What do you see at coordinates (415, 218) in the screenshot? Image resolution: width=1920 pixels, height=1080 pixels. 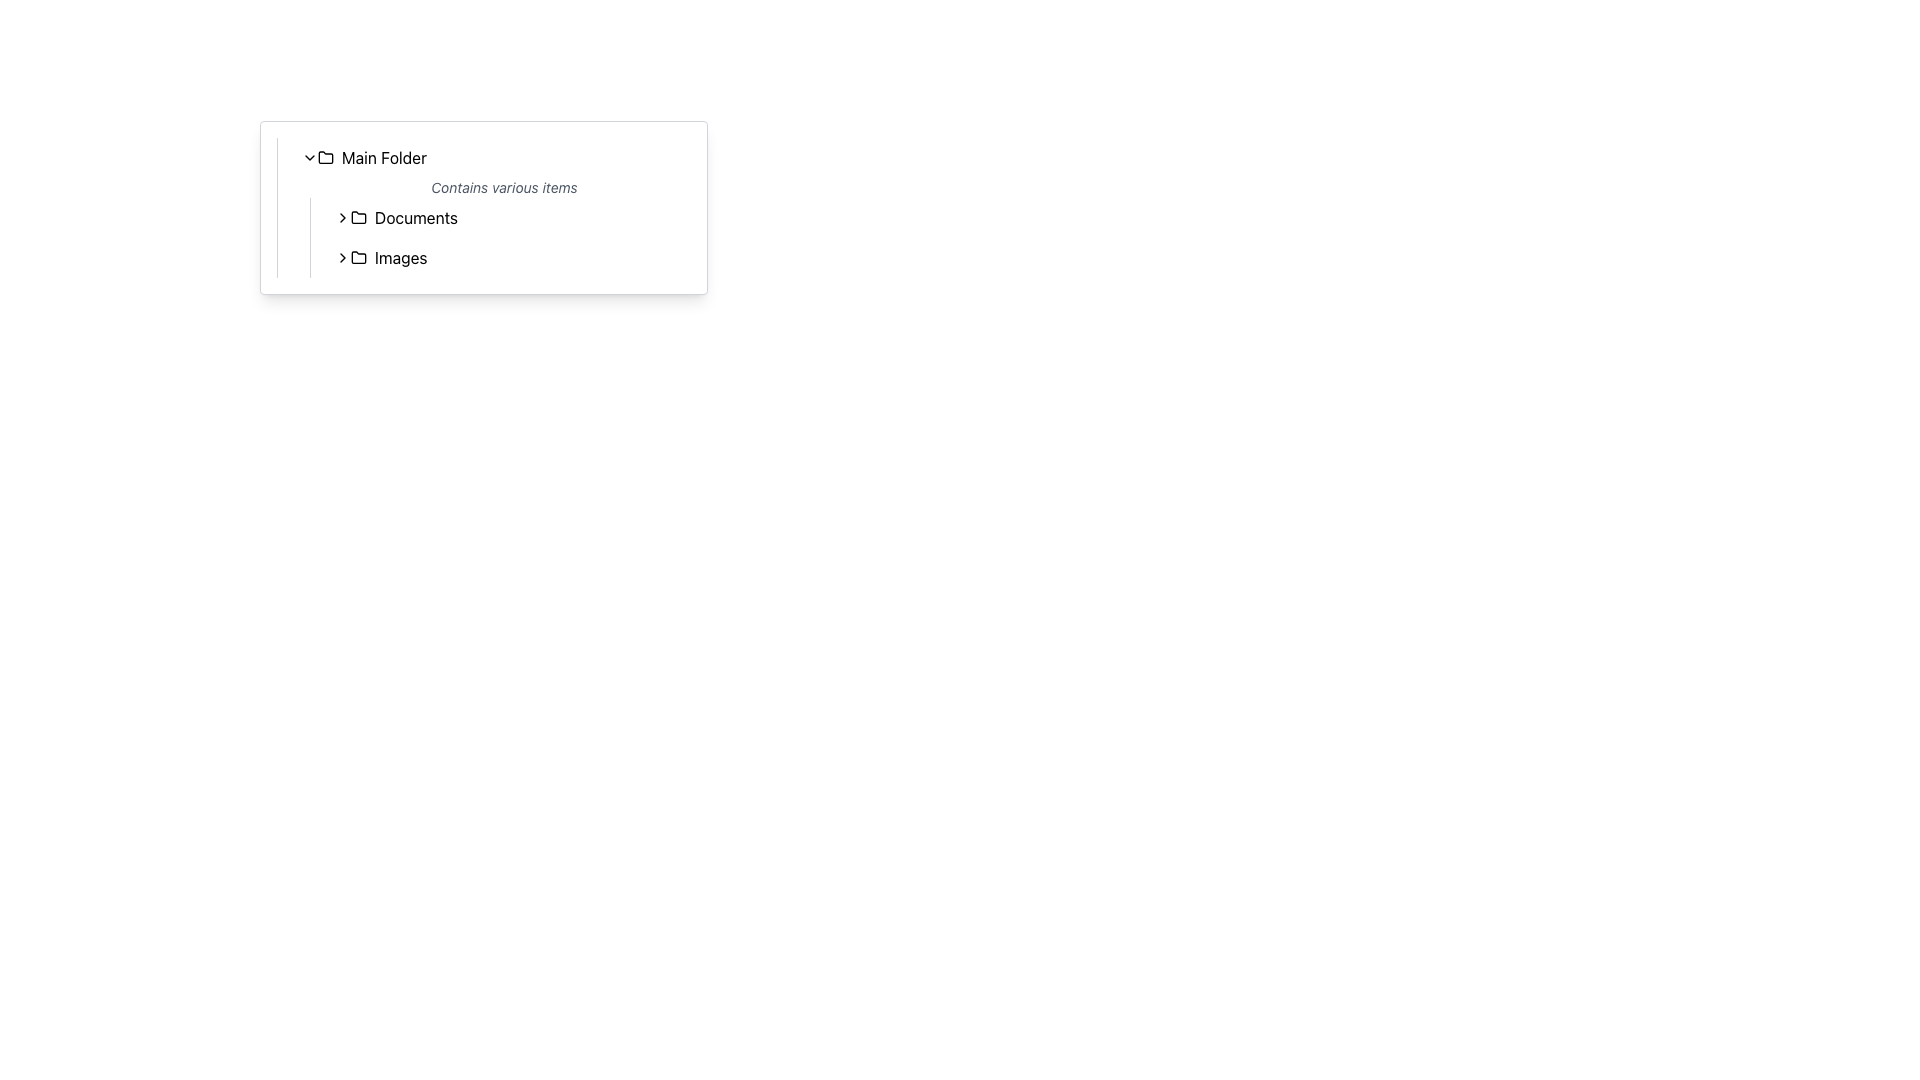 I see `the 'Documents' folder label, which serves as a descriptive label for identifying the folder's contents, positioned to the right of the corresponding folder icon in the list layout` at bounding box center [415, 218].